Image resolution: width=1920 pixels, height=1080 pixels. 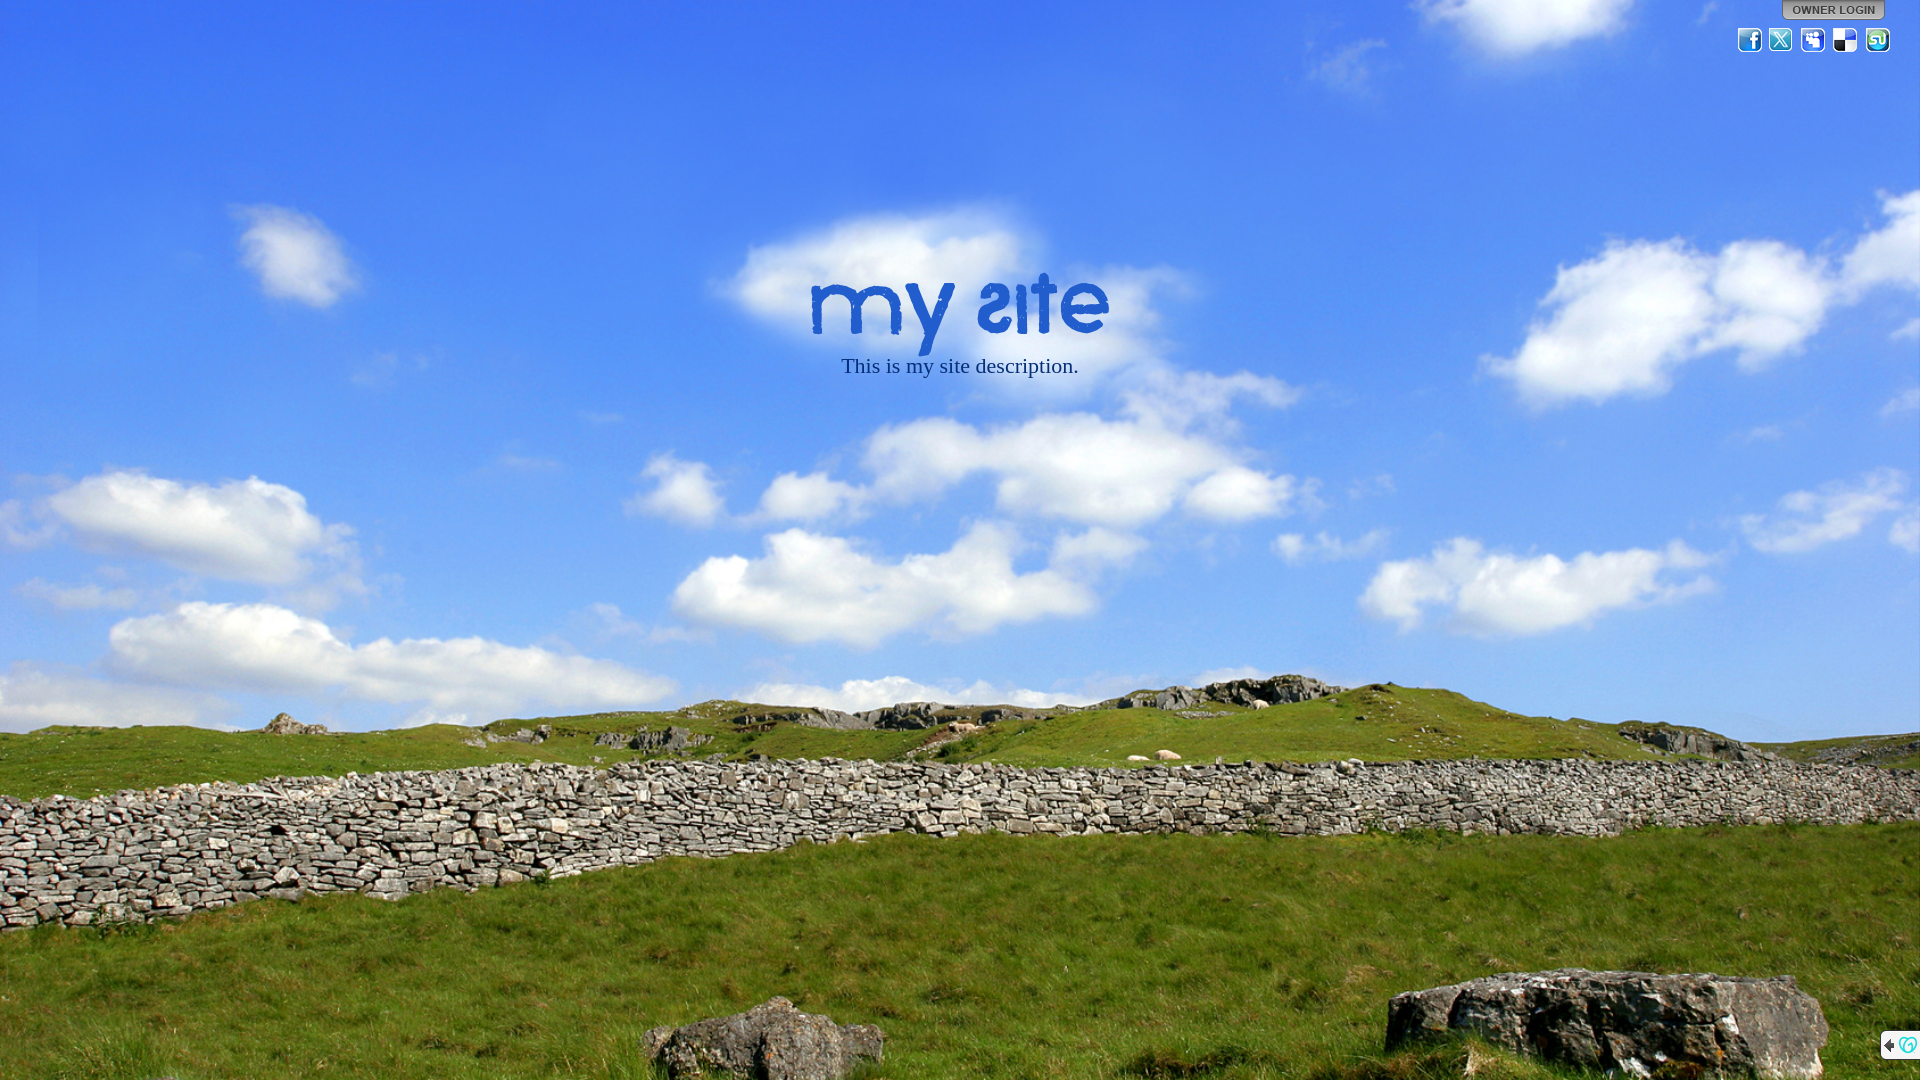 What do you see at coordinates (1845, 39) in the screenshot?
I see `'Del.icio.us'` at bounding box center [1845, 39].